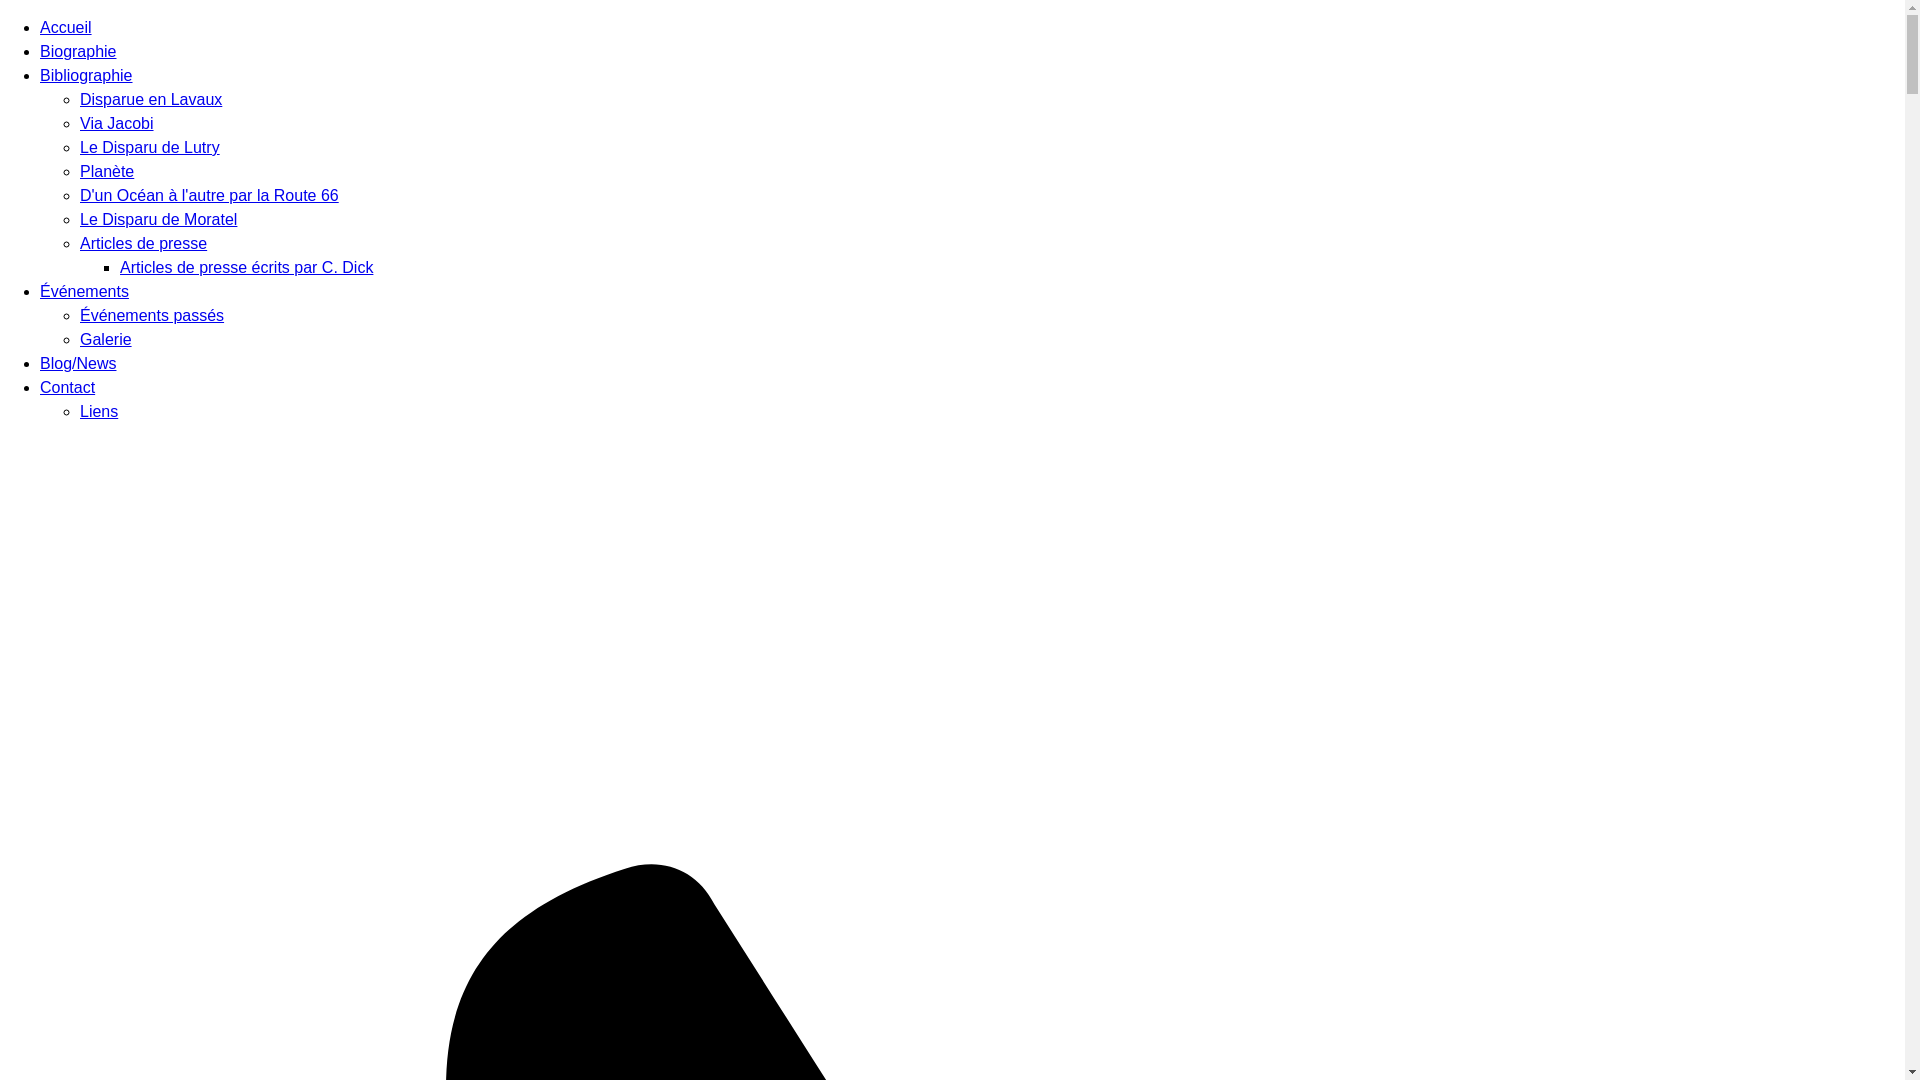 Image resolution: width=1920 pixels, height=1080 pixels. What do you see at coordinates (157, 219) in the screenshot?
I see `'Le Disparu de Moratel'` at bounding box center [157, 219].